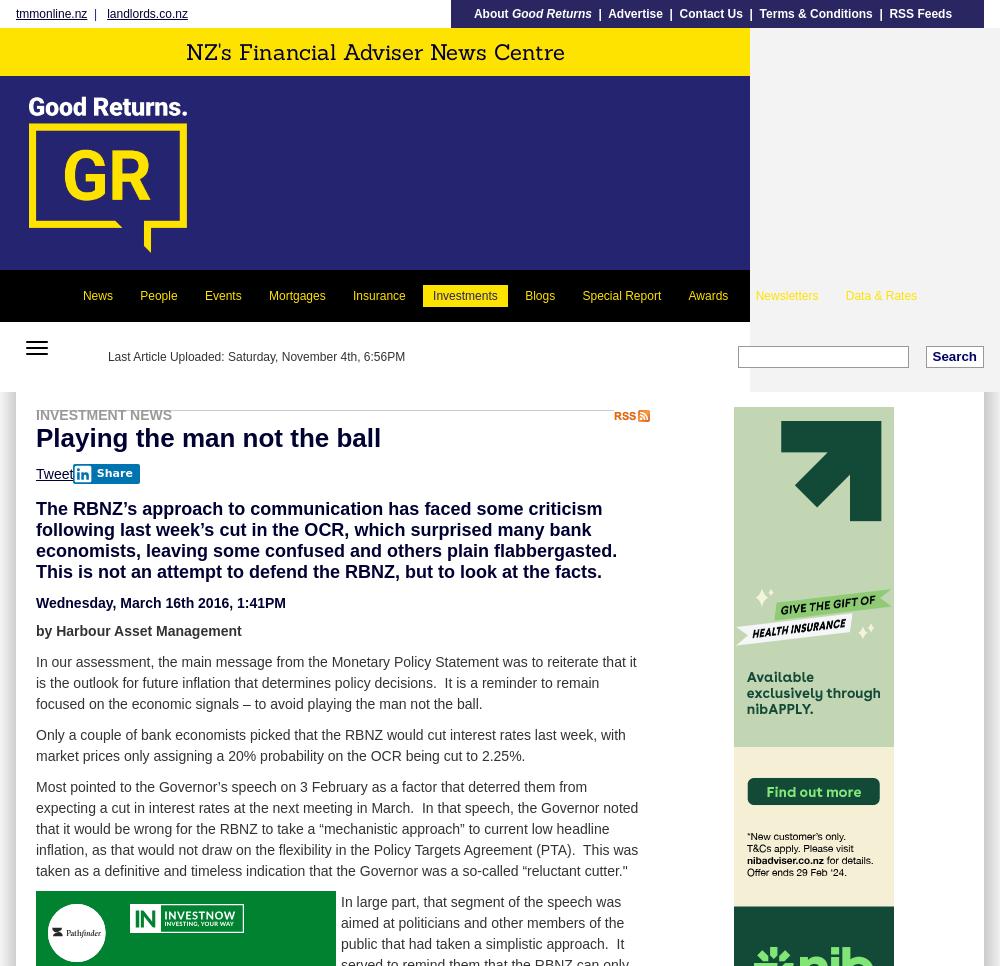 The image size is (1000, 966). What do you see at coordinates (920, 13) in the screenshot?
I see `'RSS Feeds'` at bounding box center [920, 13].